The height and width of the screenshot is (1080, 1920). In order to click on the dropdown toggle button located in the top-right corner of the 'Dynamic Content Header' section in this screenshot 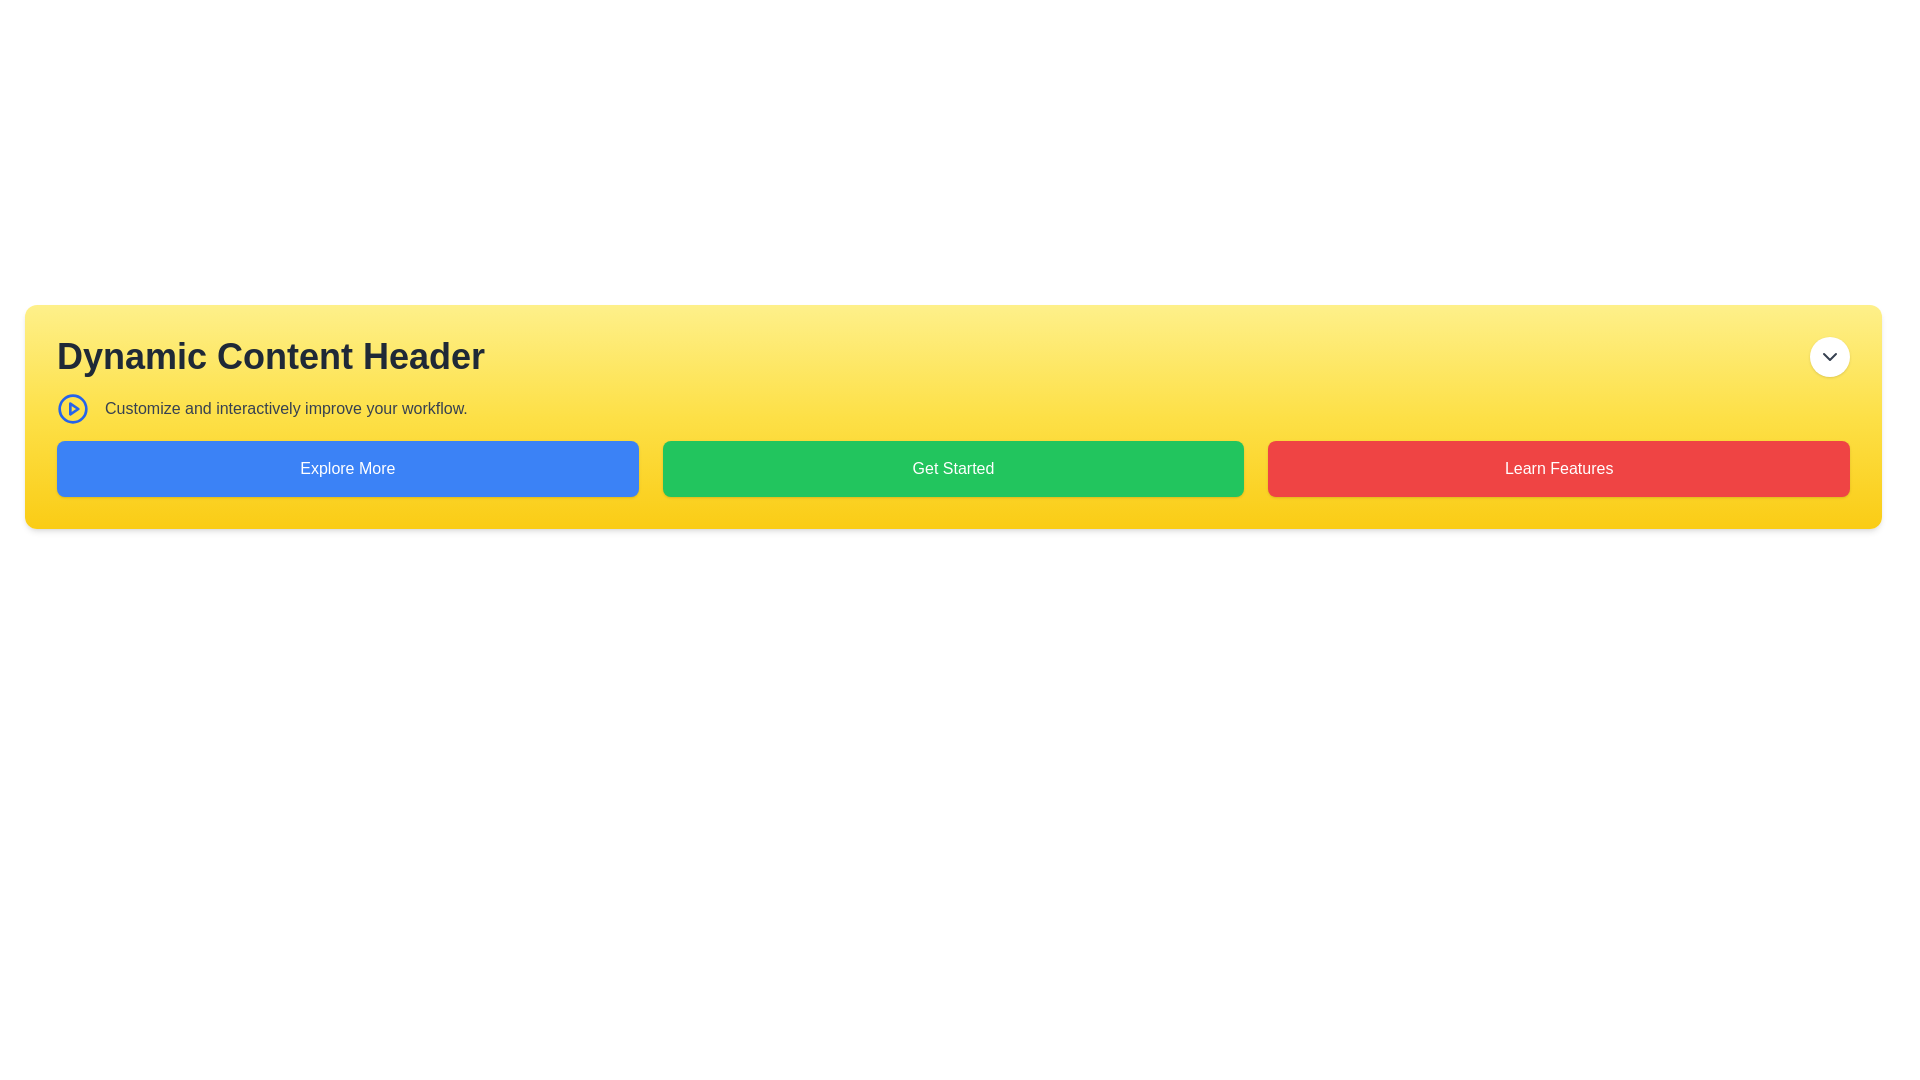, I will do `click(1829, 356)`.